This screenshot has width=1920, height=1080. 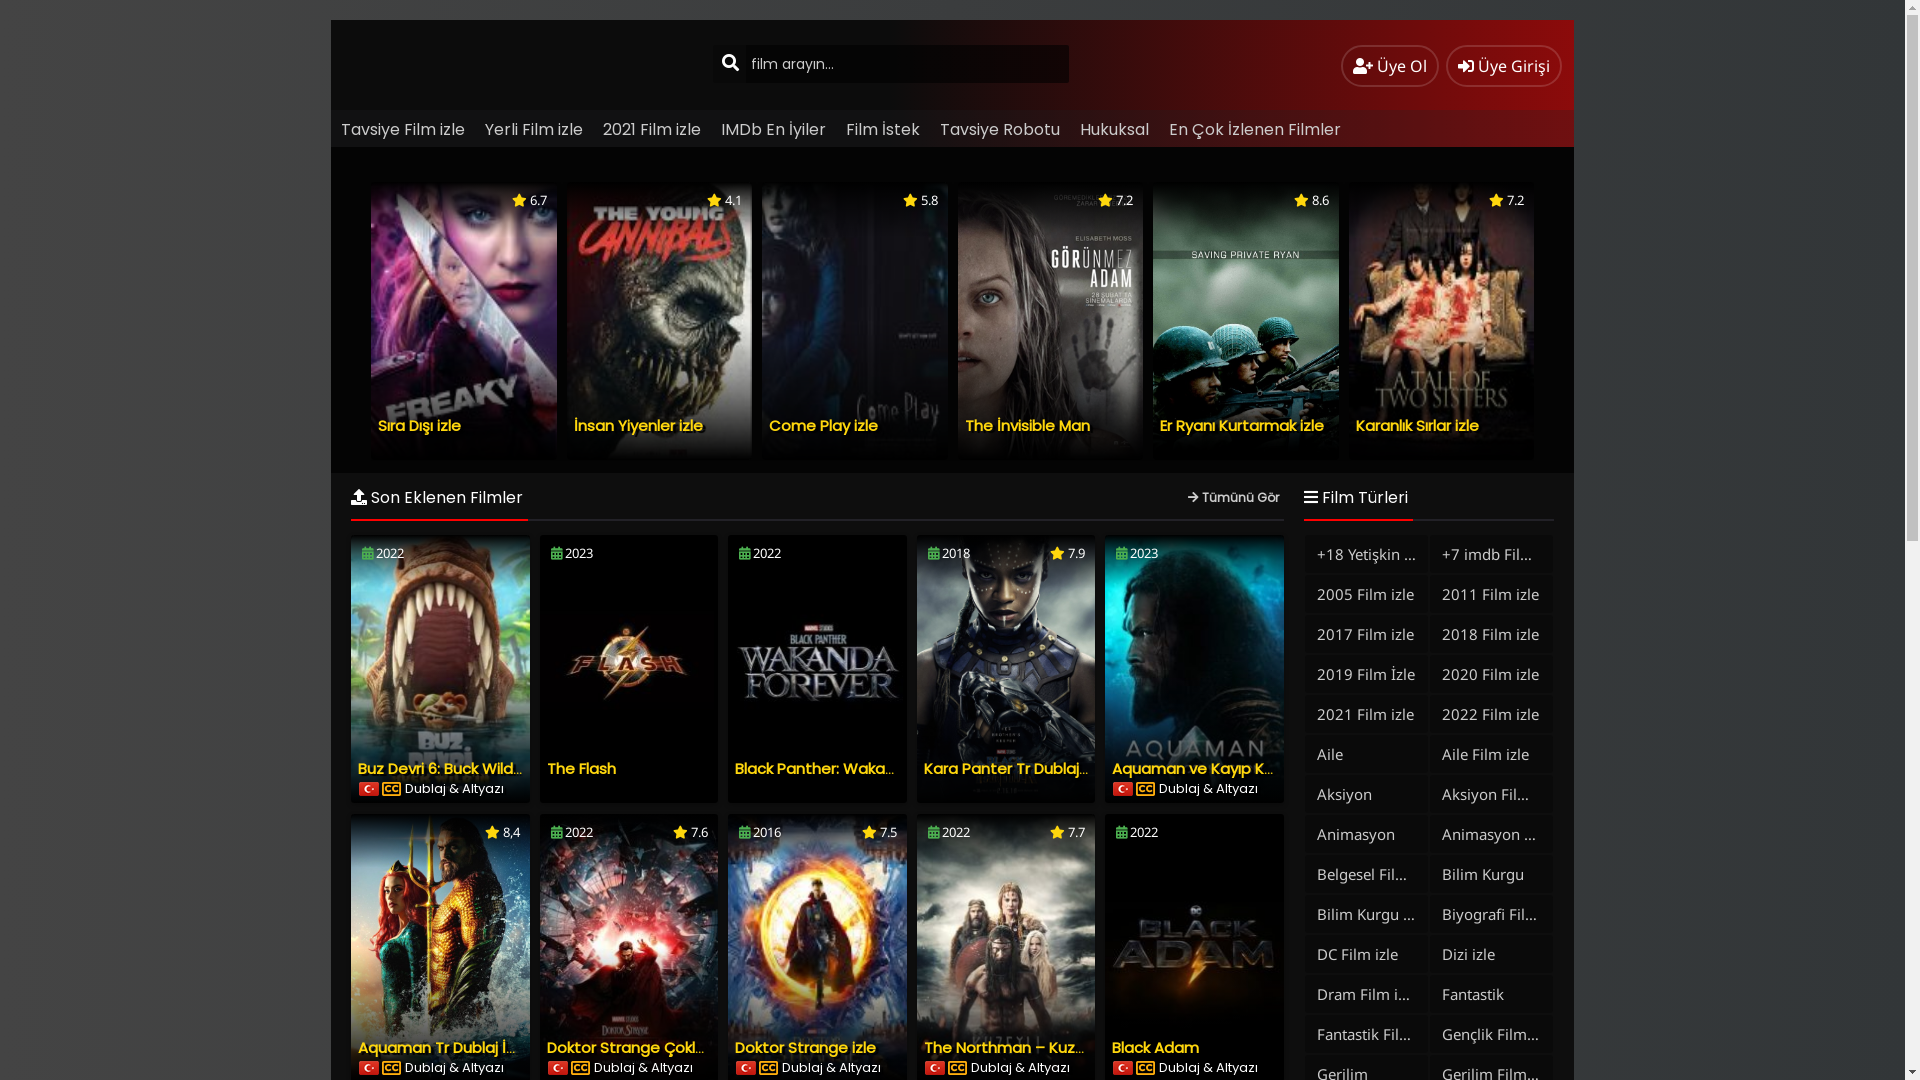 What do you see at coordinates (1113, 129) in the screenshot?
I see `'Hukuksal'` at bounding box center [1113, 129].